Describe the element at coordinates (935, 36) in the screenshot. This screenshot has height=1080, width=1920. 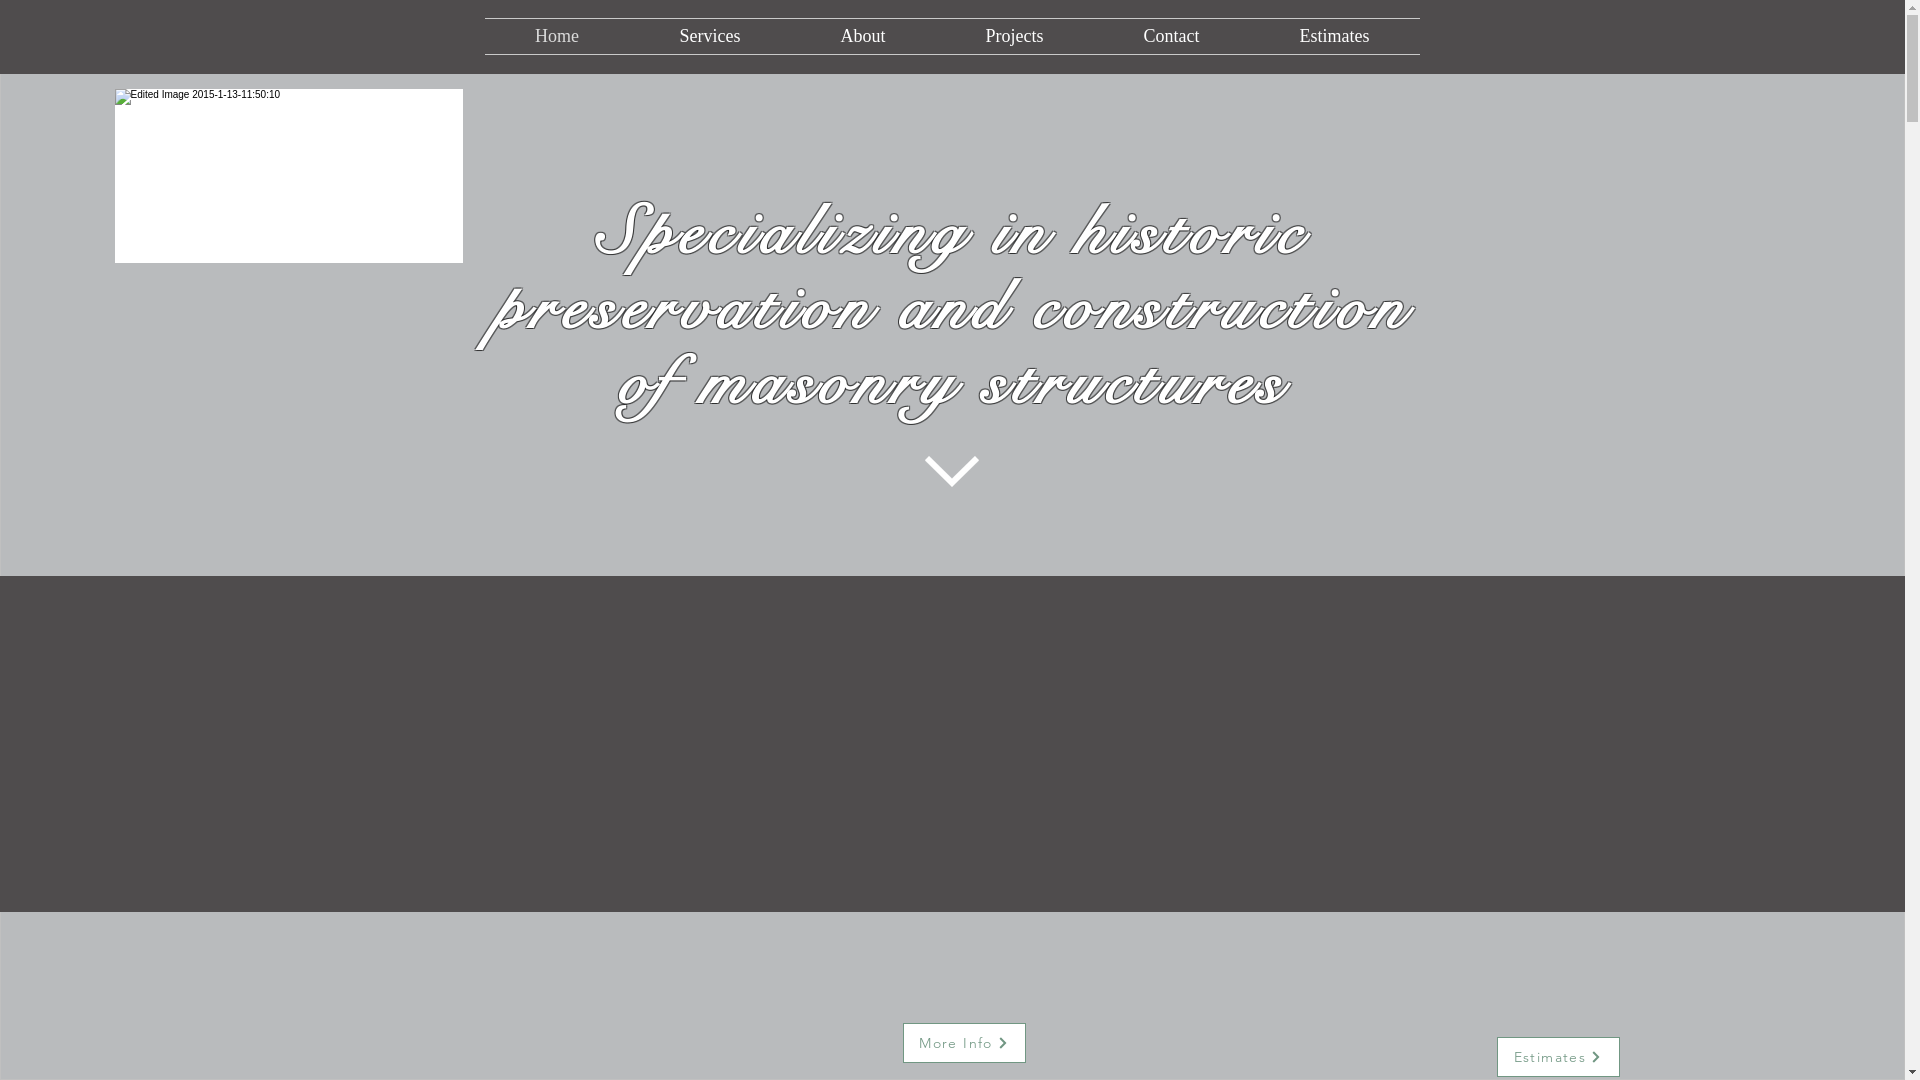
I see `'Projects'` at that location.